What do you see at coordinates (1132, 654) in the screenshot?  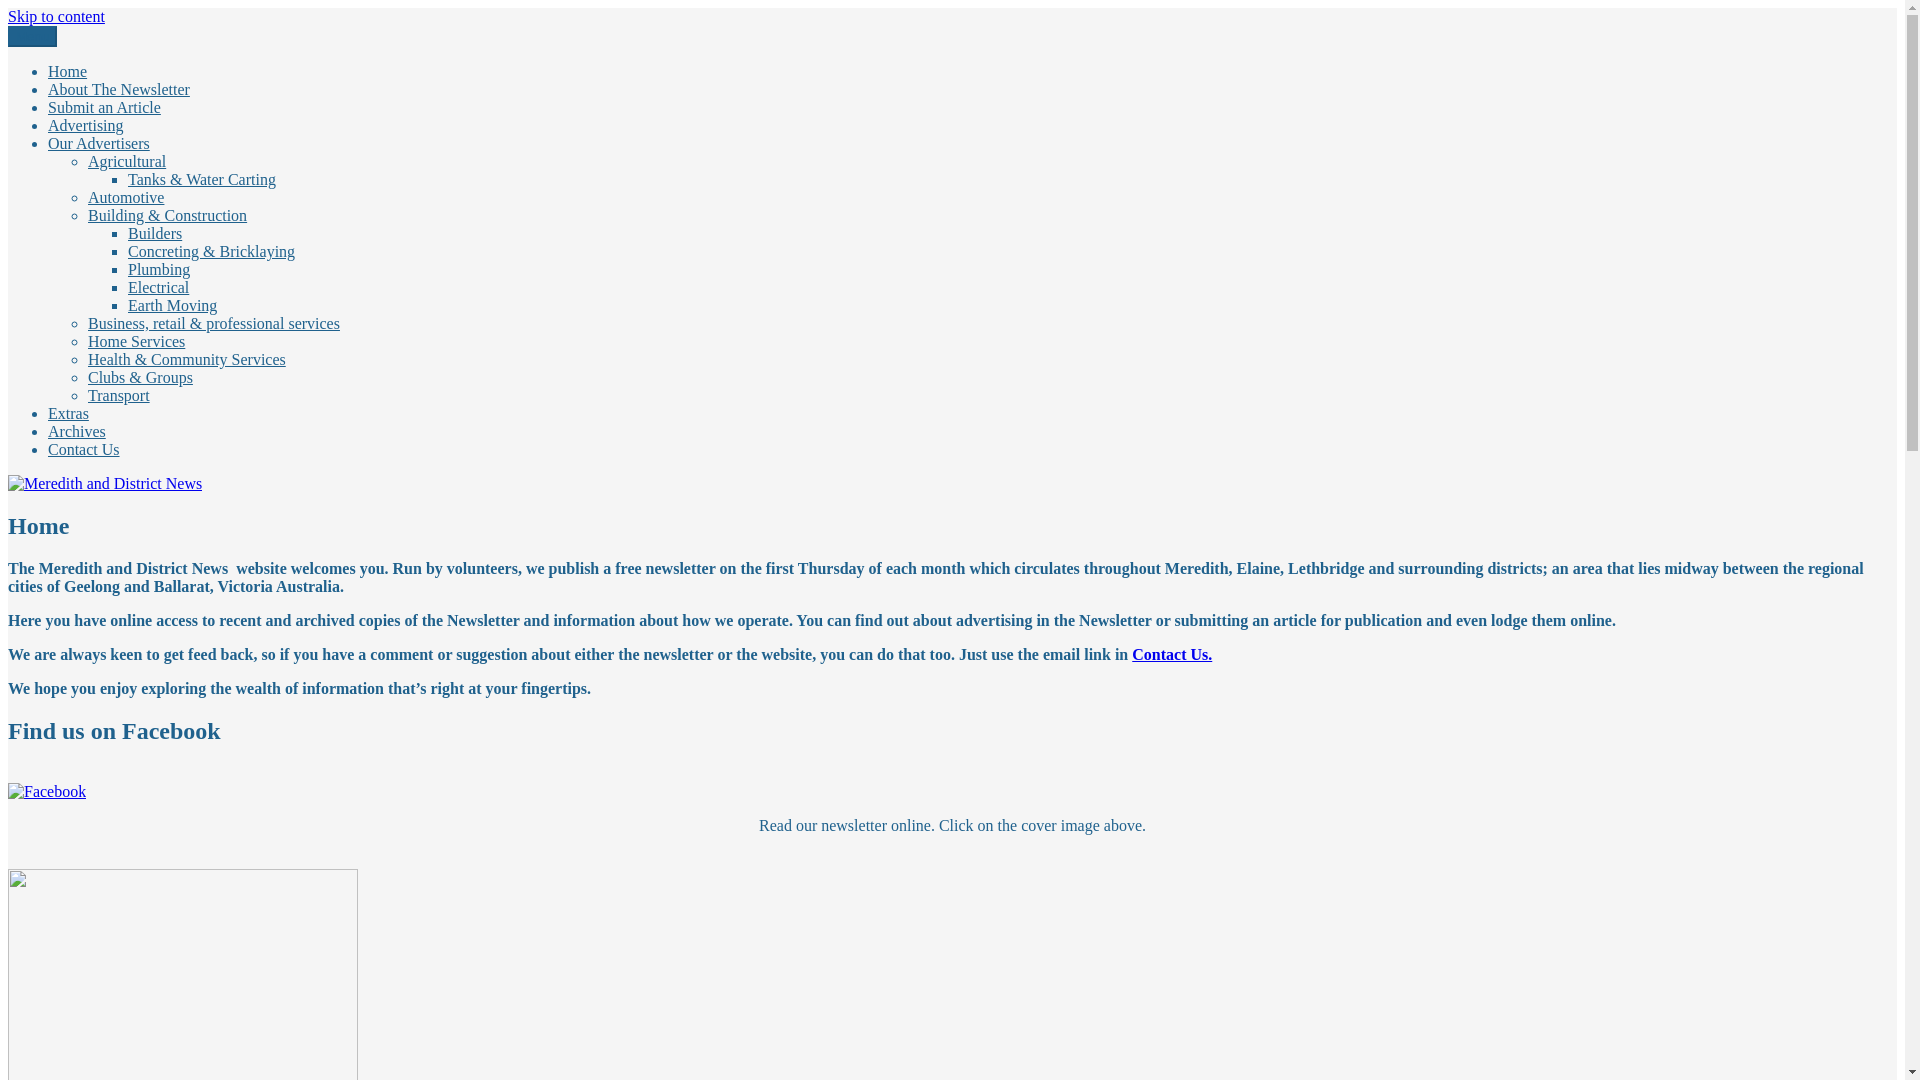 I see `'Contact Us.'` at bounding box center [1132, 654].